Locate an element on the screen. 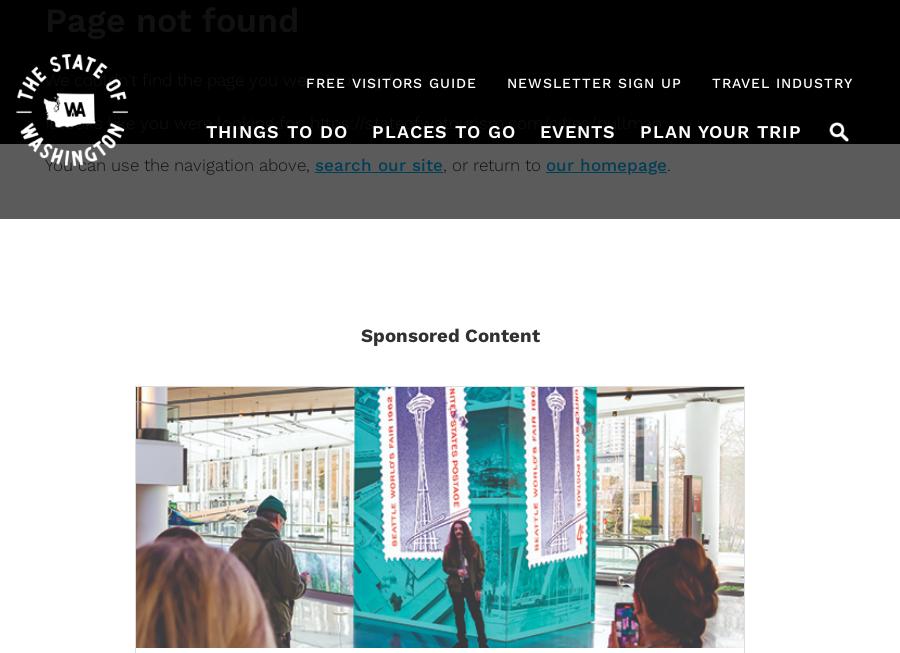  'Free Visitors Guide' is located at coordinates (391, 81).